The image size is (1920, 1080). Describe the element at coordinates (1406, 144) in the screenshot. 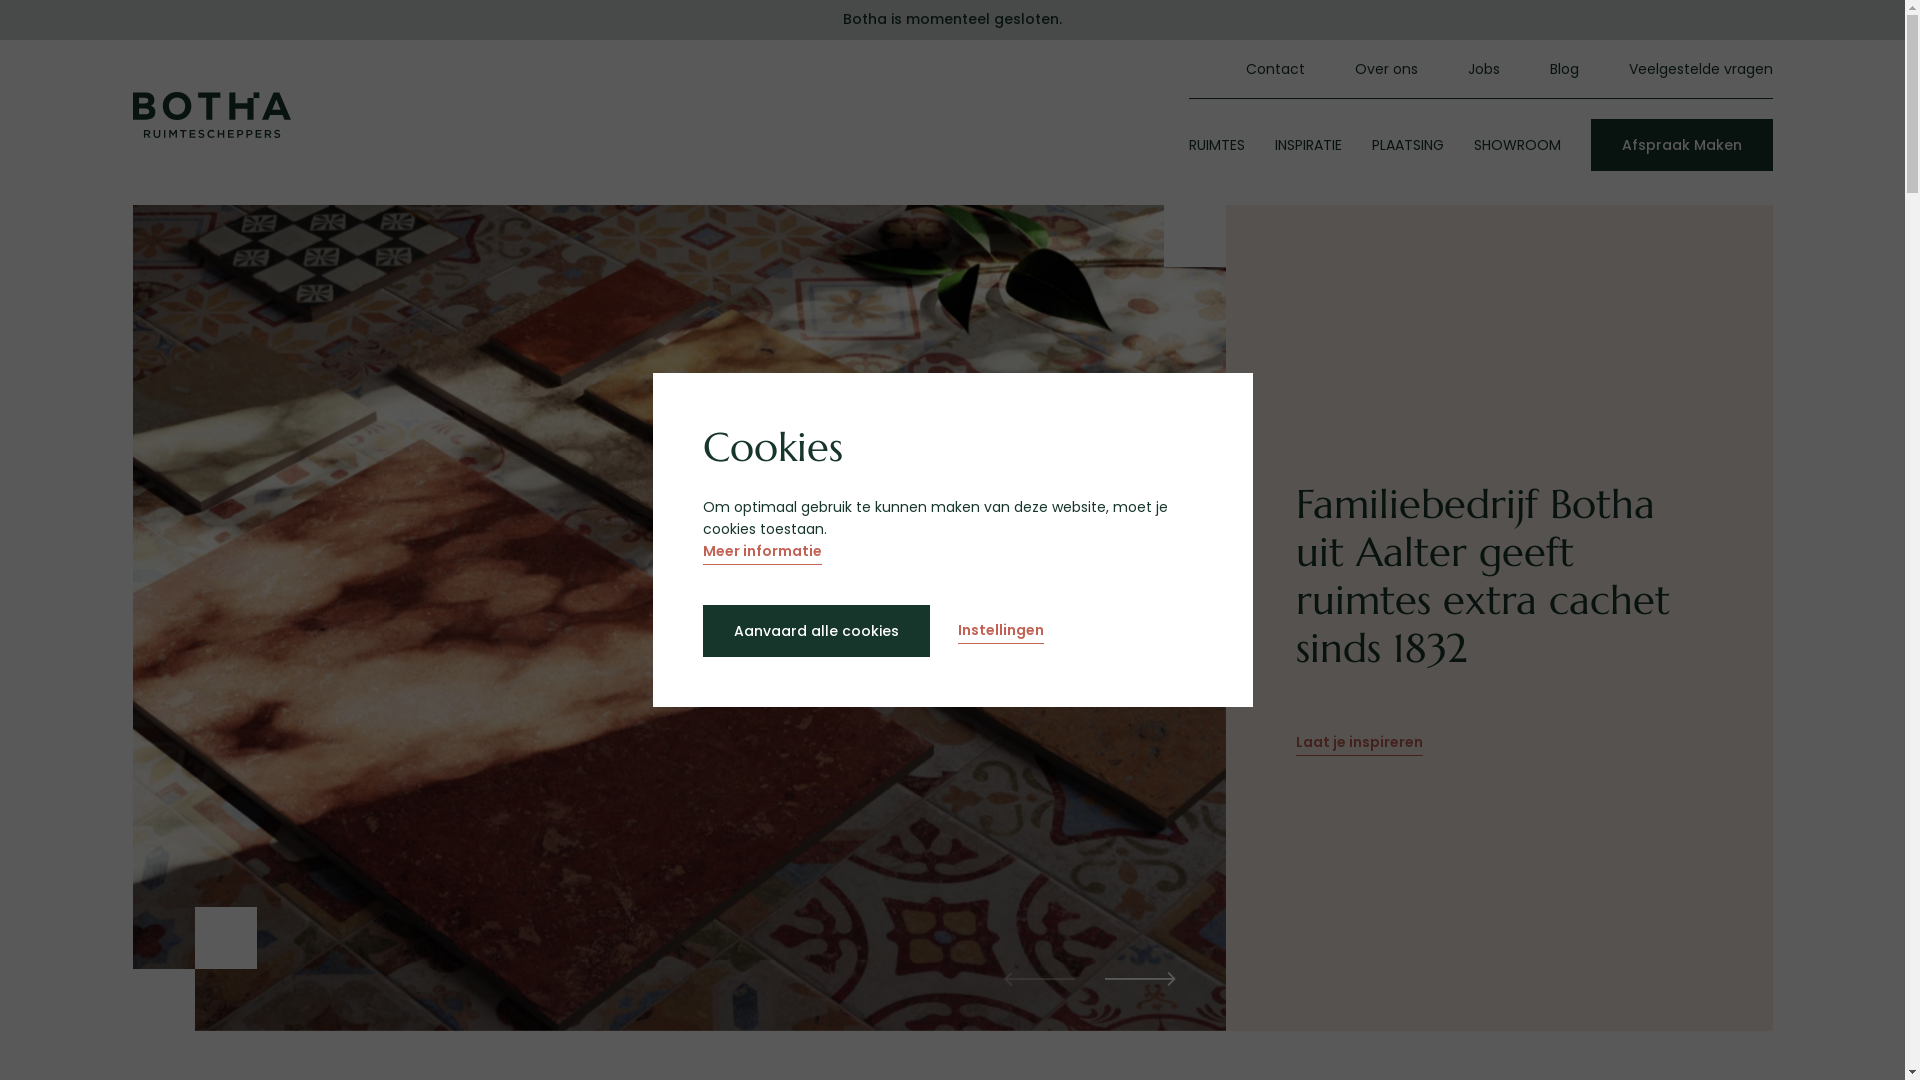

I see `'PLAATSING'` at that location.